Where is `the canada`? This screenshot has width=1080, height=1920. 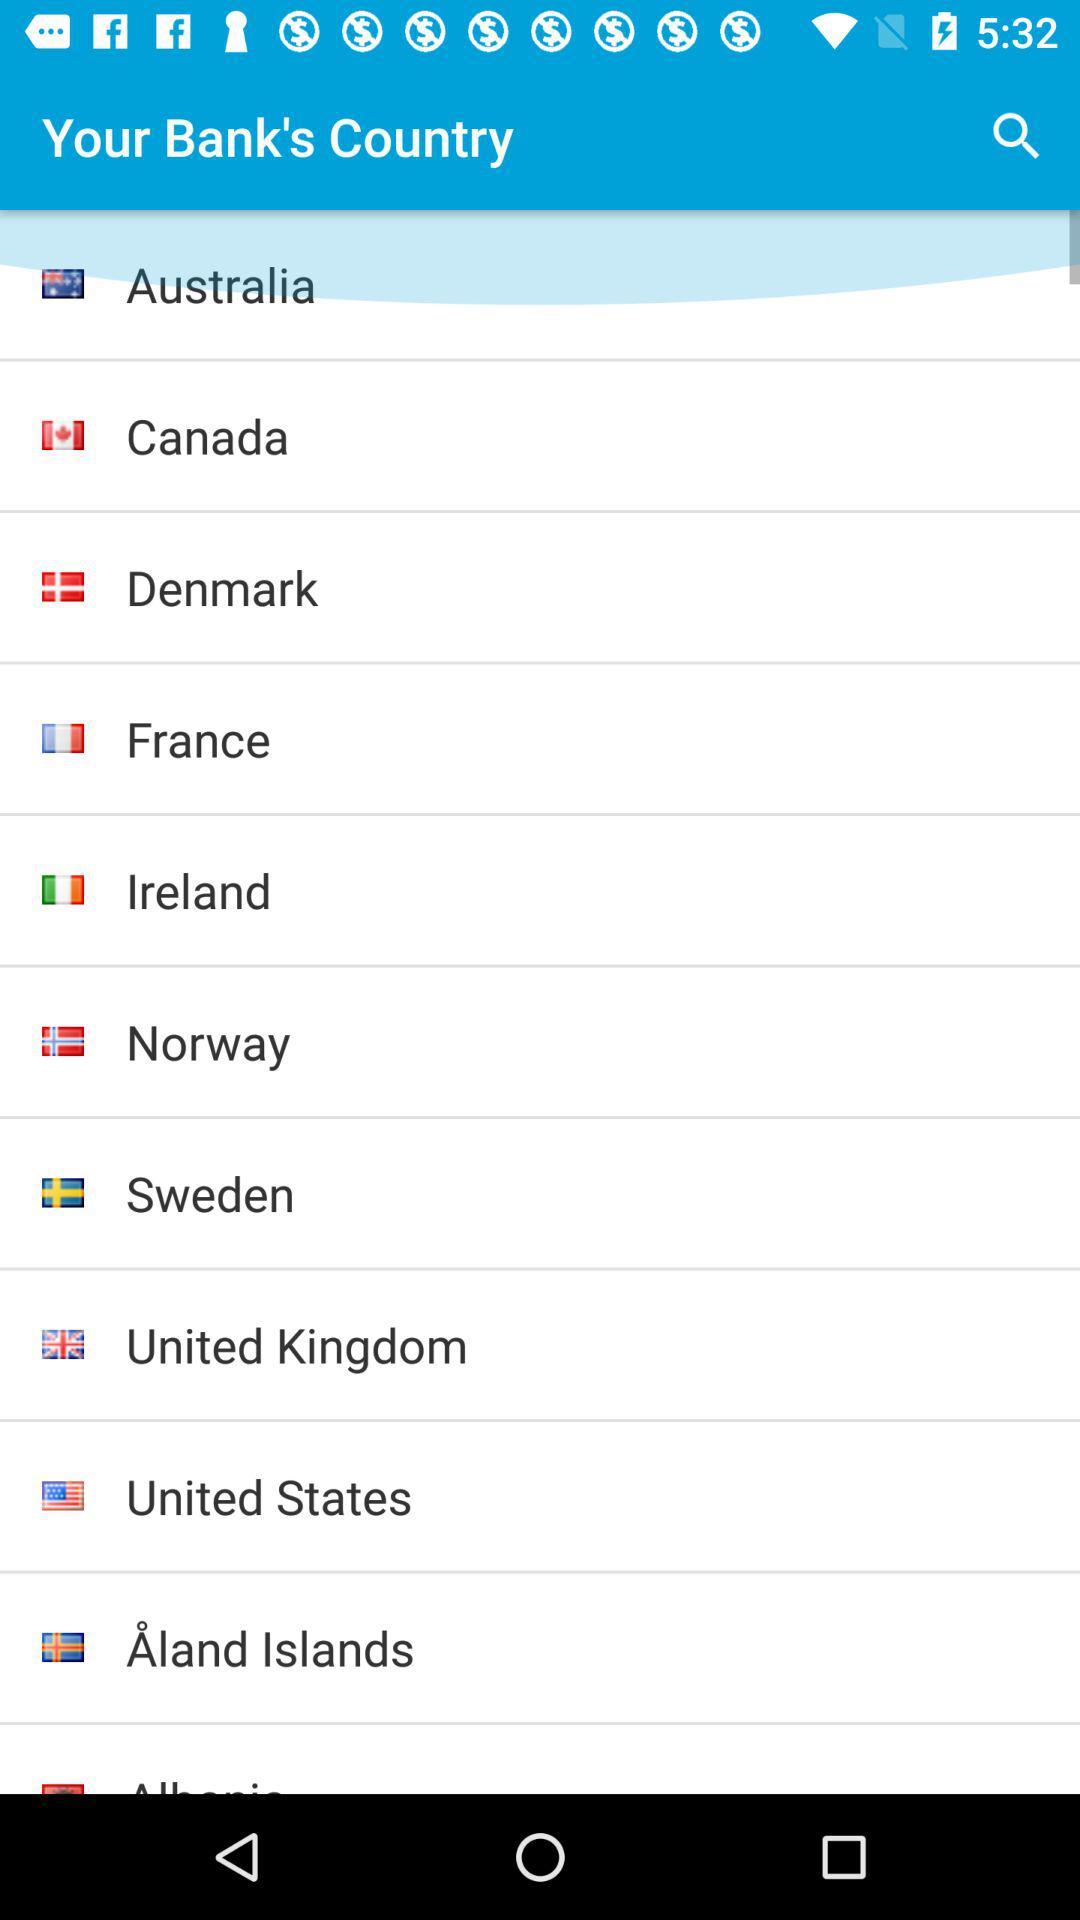
the canada is located at coordinates (582, 434).